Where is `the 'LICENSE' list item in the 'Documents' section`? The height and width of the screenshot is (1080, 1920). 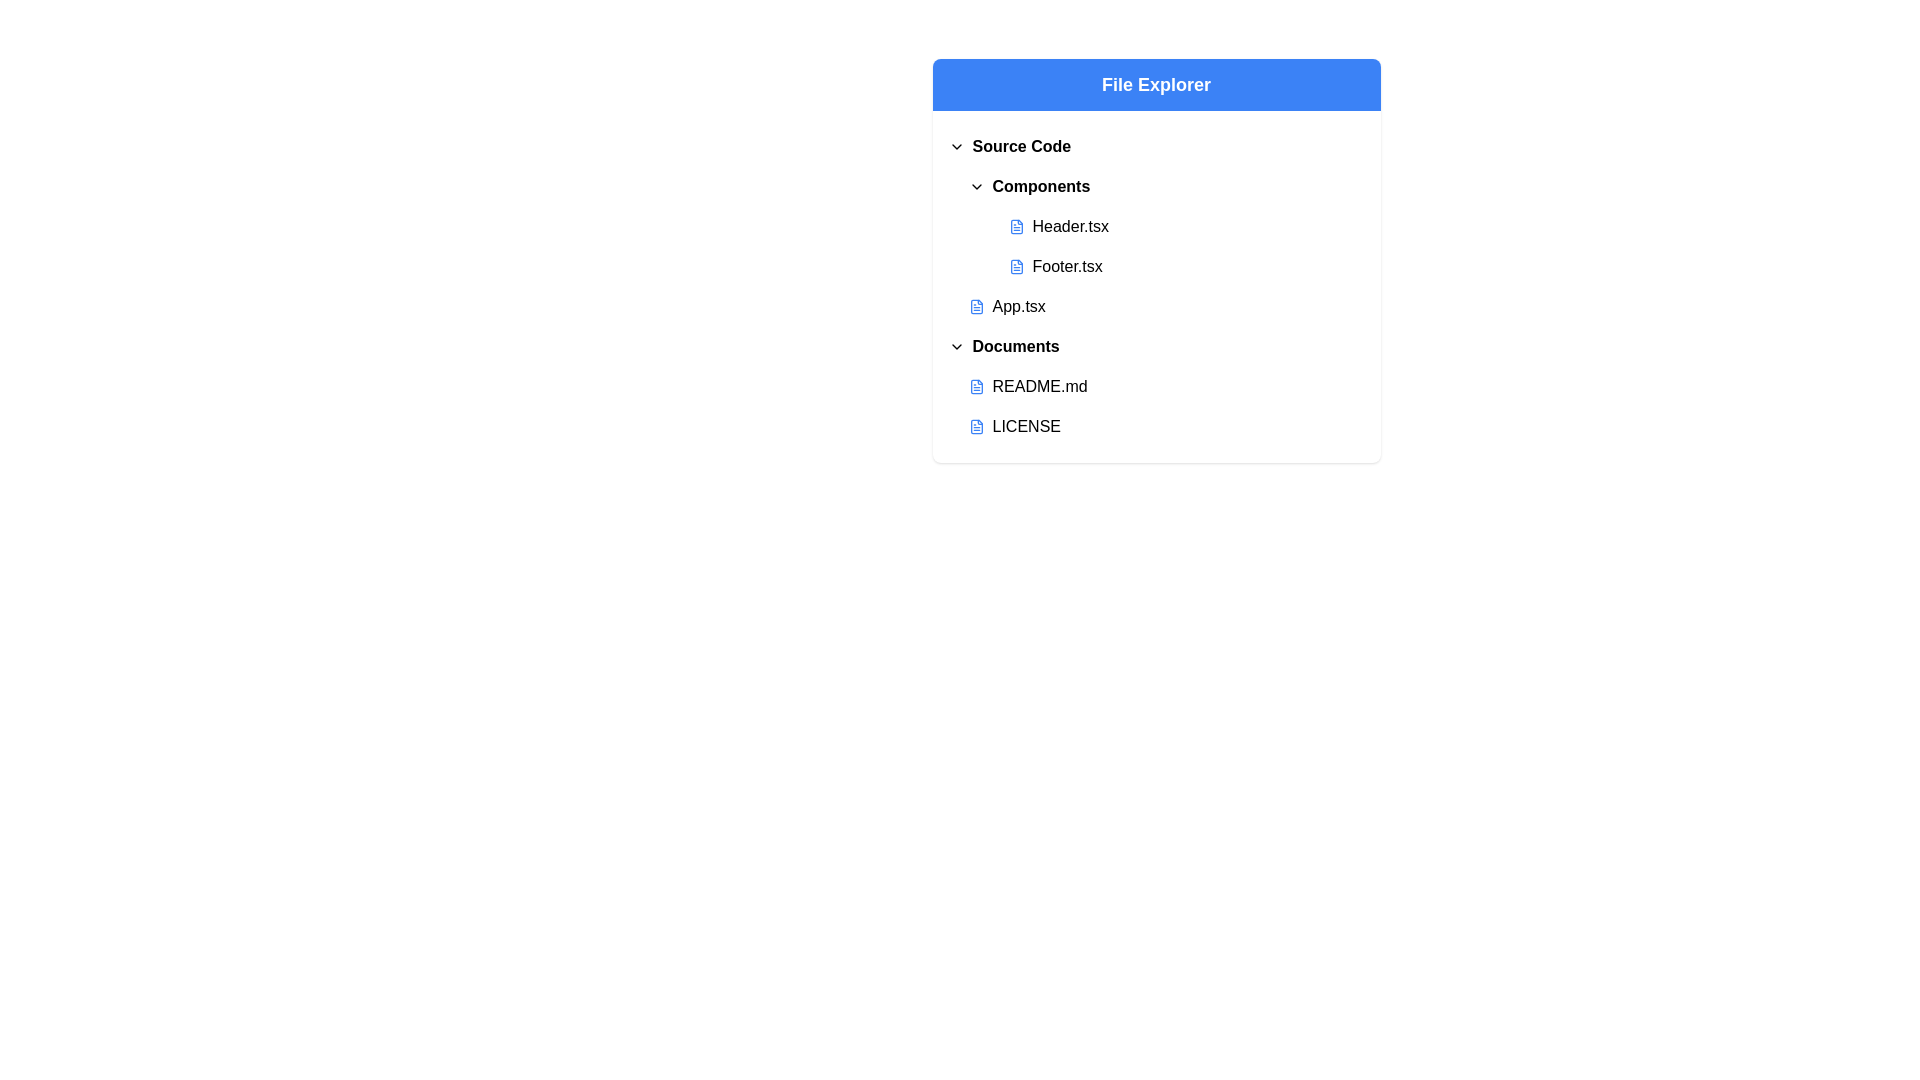
the 'LICENSE' list item in the 'Documents' section is located at coordinates (1156, 426).